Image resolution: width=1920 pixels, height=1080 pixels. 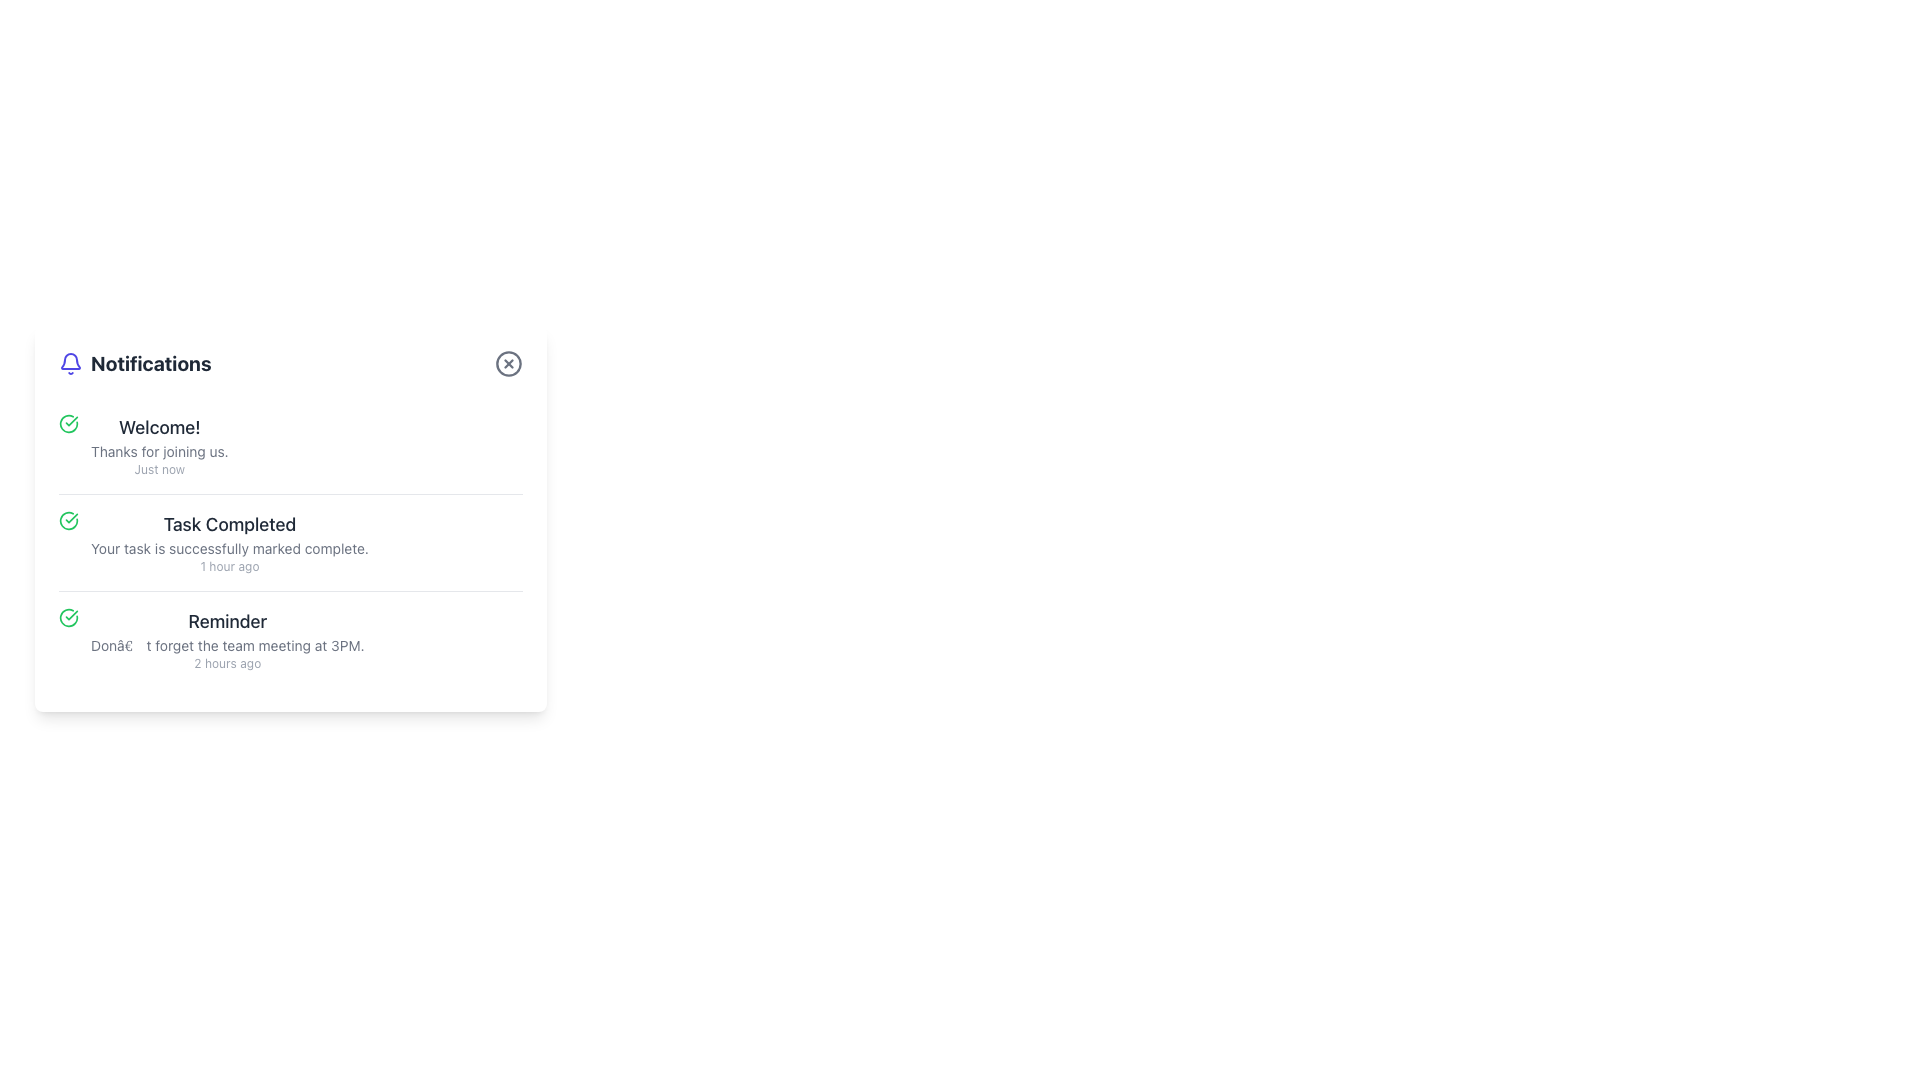 What do you see at coordinates (150, 363) in the screenshot?
I see `the text label 'Notifications', which is styled in bold with a large font and dark coloring, located at the top left of the notification panel next to a bell icon` at bounding box center [150, 363].